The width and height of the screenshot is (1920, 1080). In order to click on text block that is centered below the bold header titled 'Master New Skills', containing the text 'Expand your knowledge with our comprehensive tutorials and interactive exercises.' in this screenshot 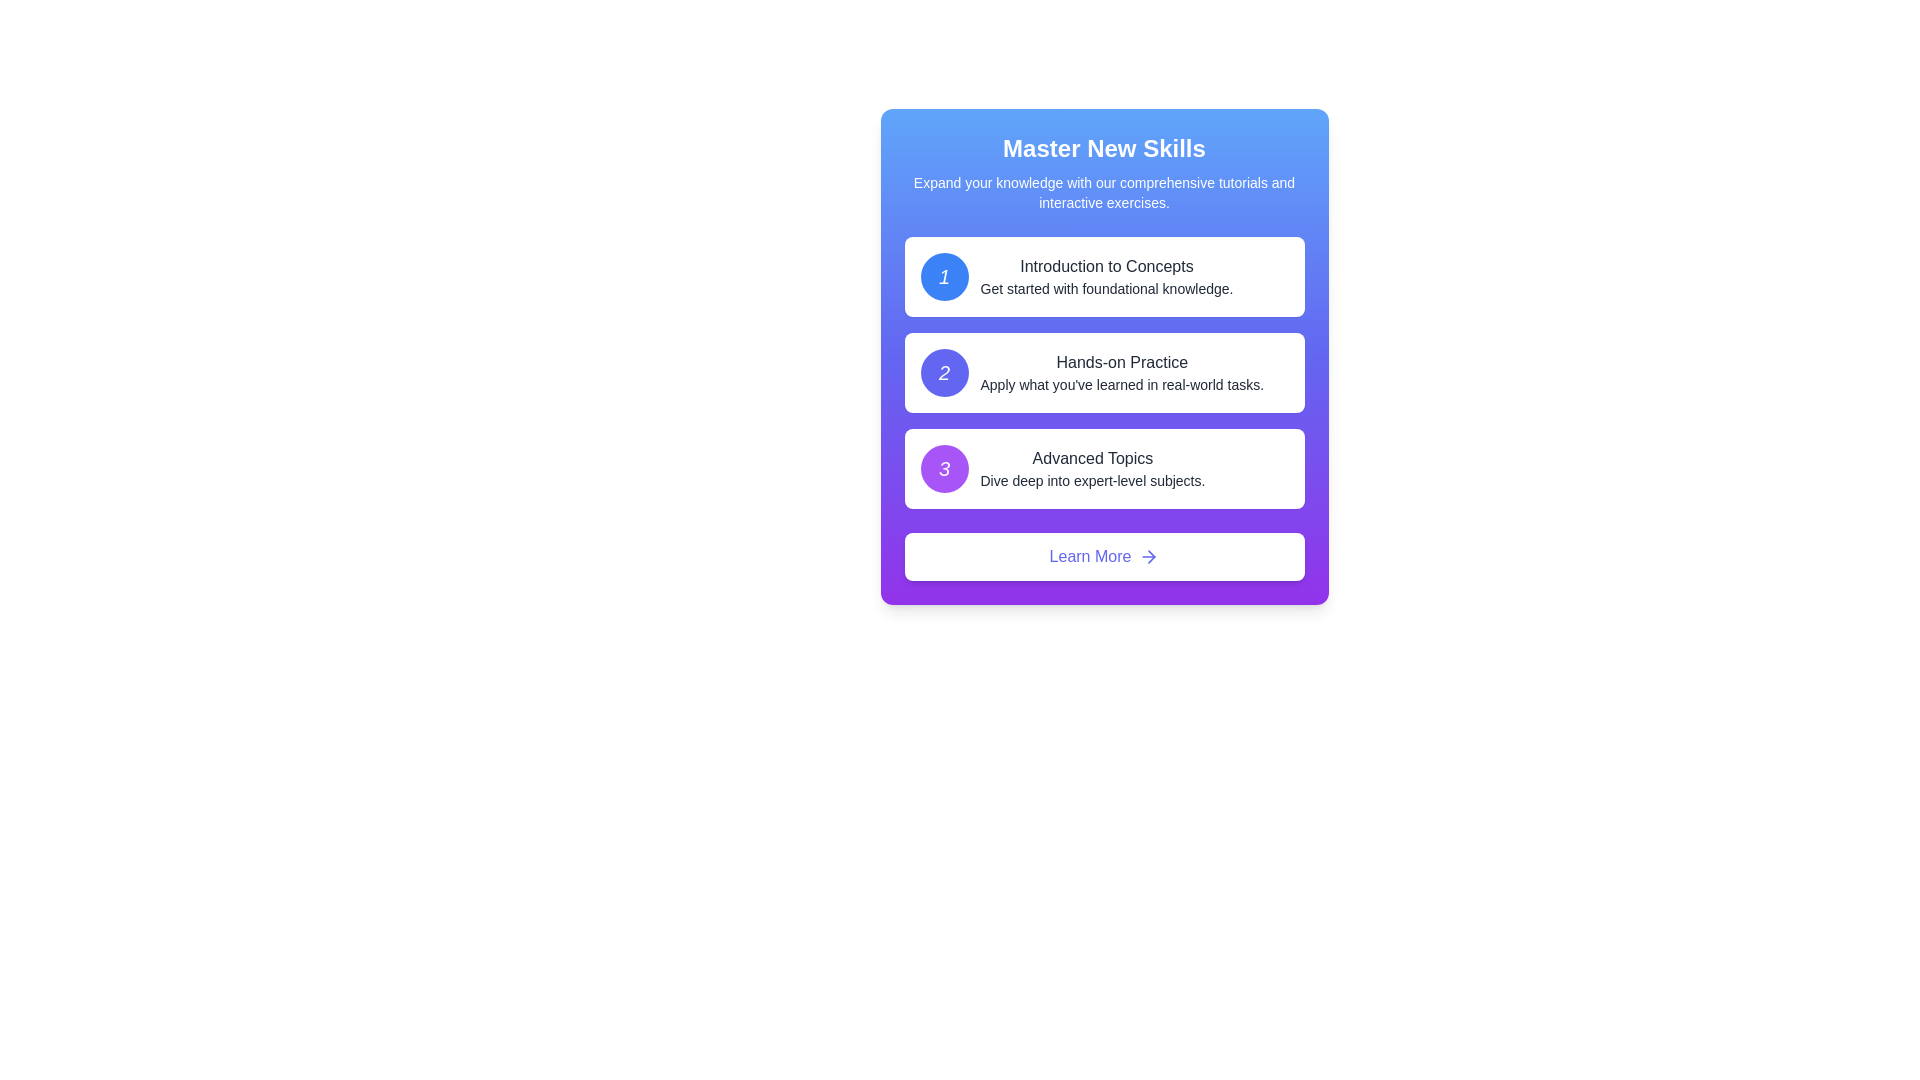, I will do `click(1103, 192)`.